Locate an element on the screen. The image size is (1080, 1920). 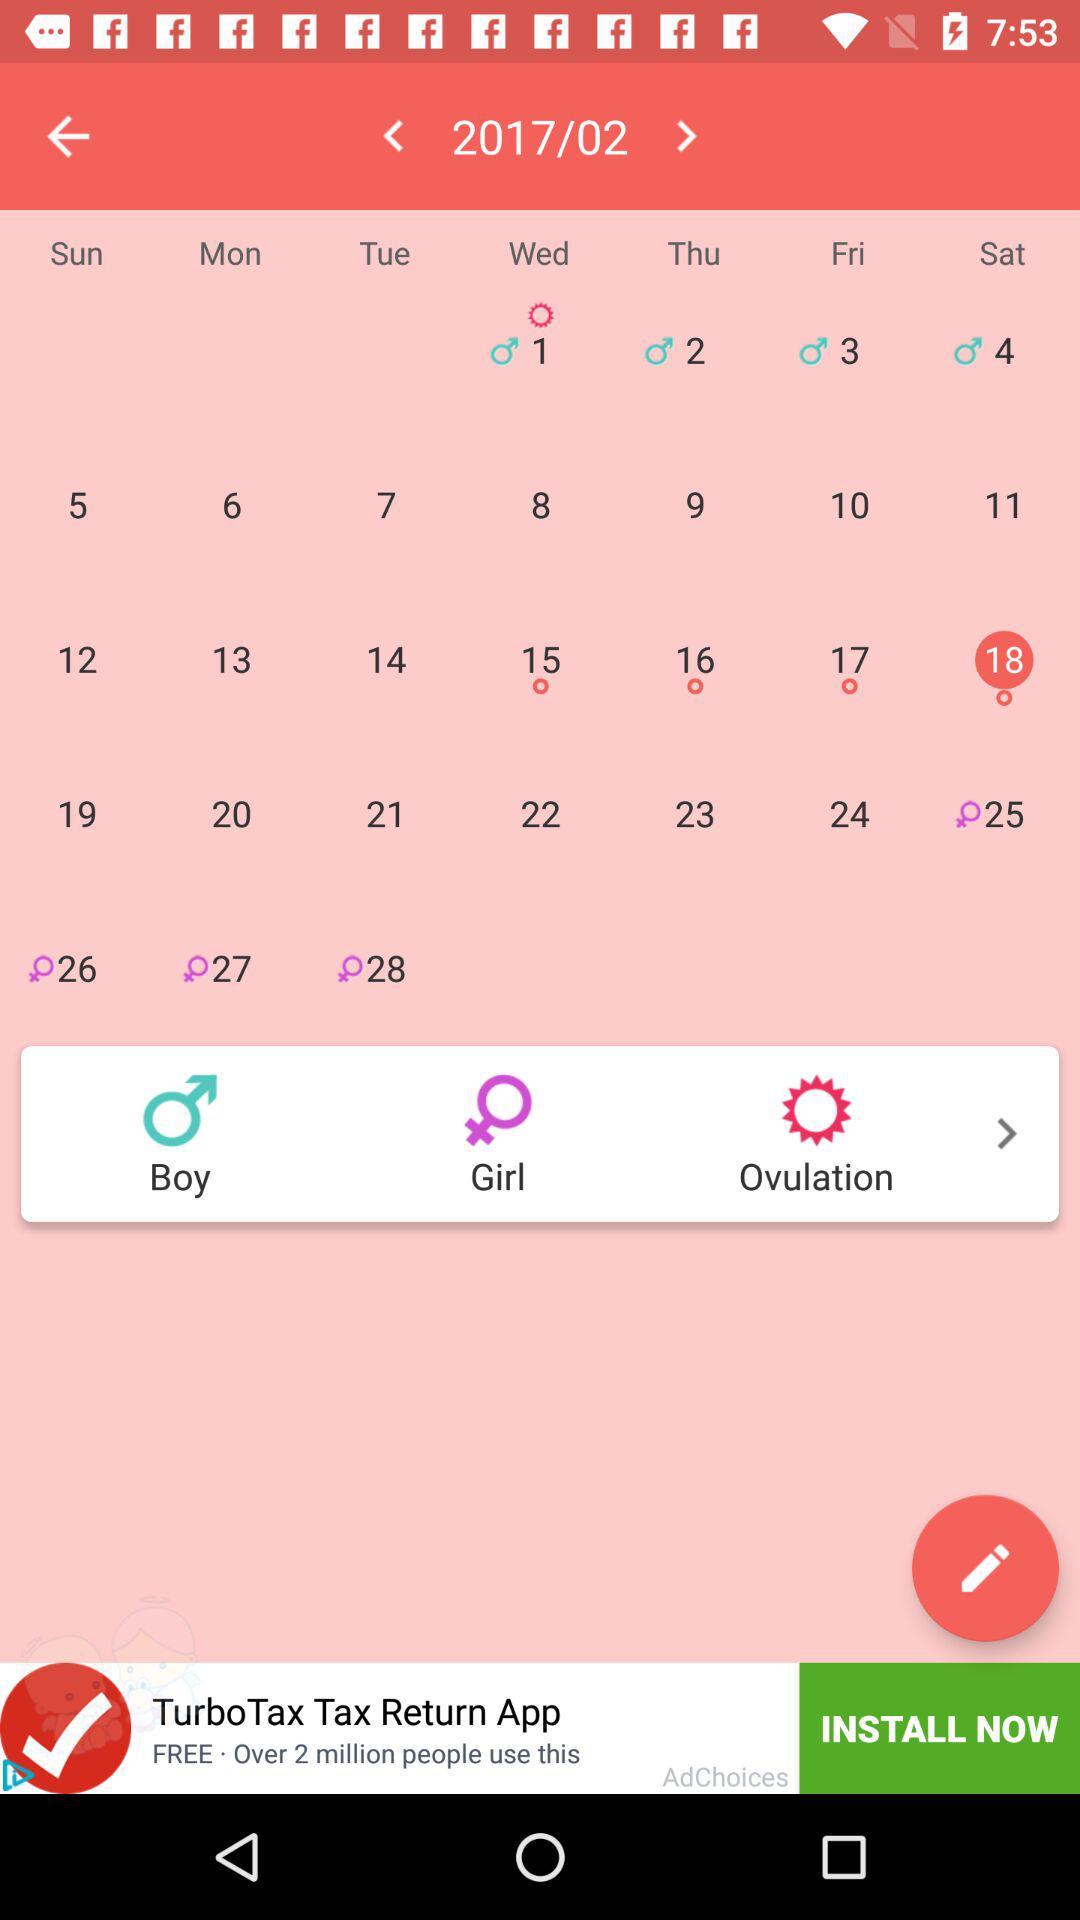
the left arrow on top left corner is located at coordinates (67, 135).